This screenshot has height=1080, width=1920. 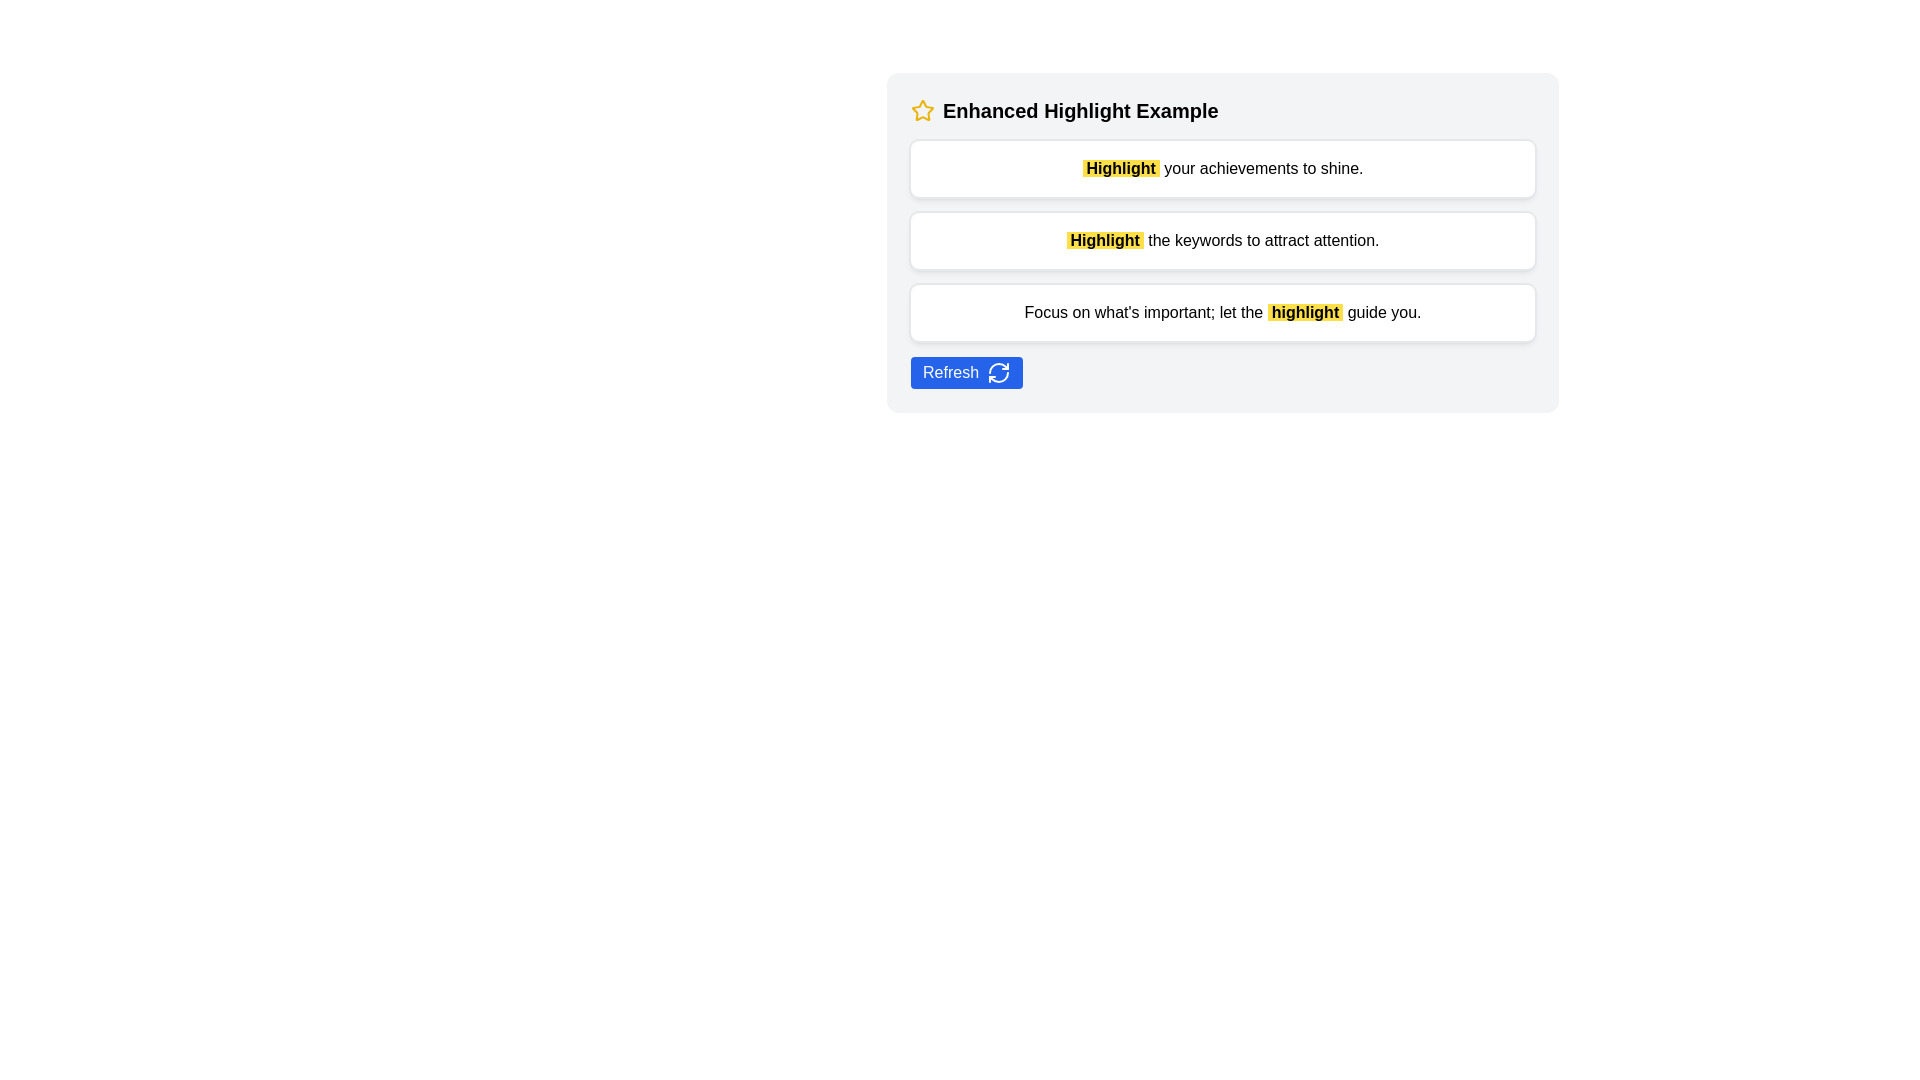 I want to click on text block that contains the word 'Highlight', which is styled in bold with a yellow background, located in the second row of the card layout under 'Enhanced Highlight Example', so click(x=1104, y=239).